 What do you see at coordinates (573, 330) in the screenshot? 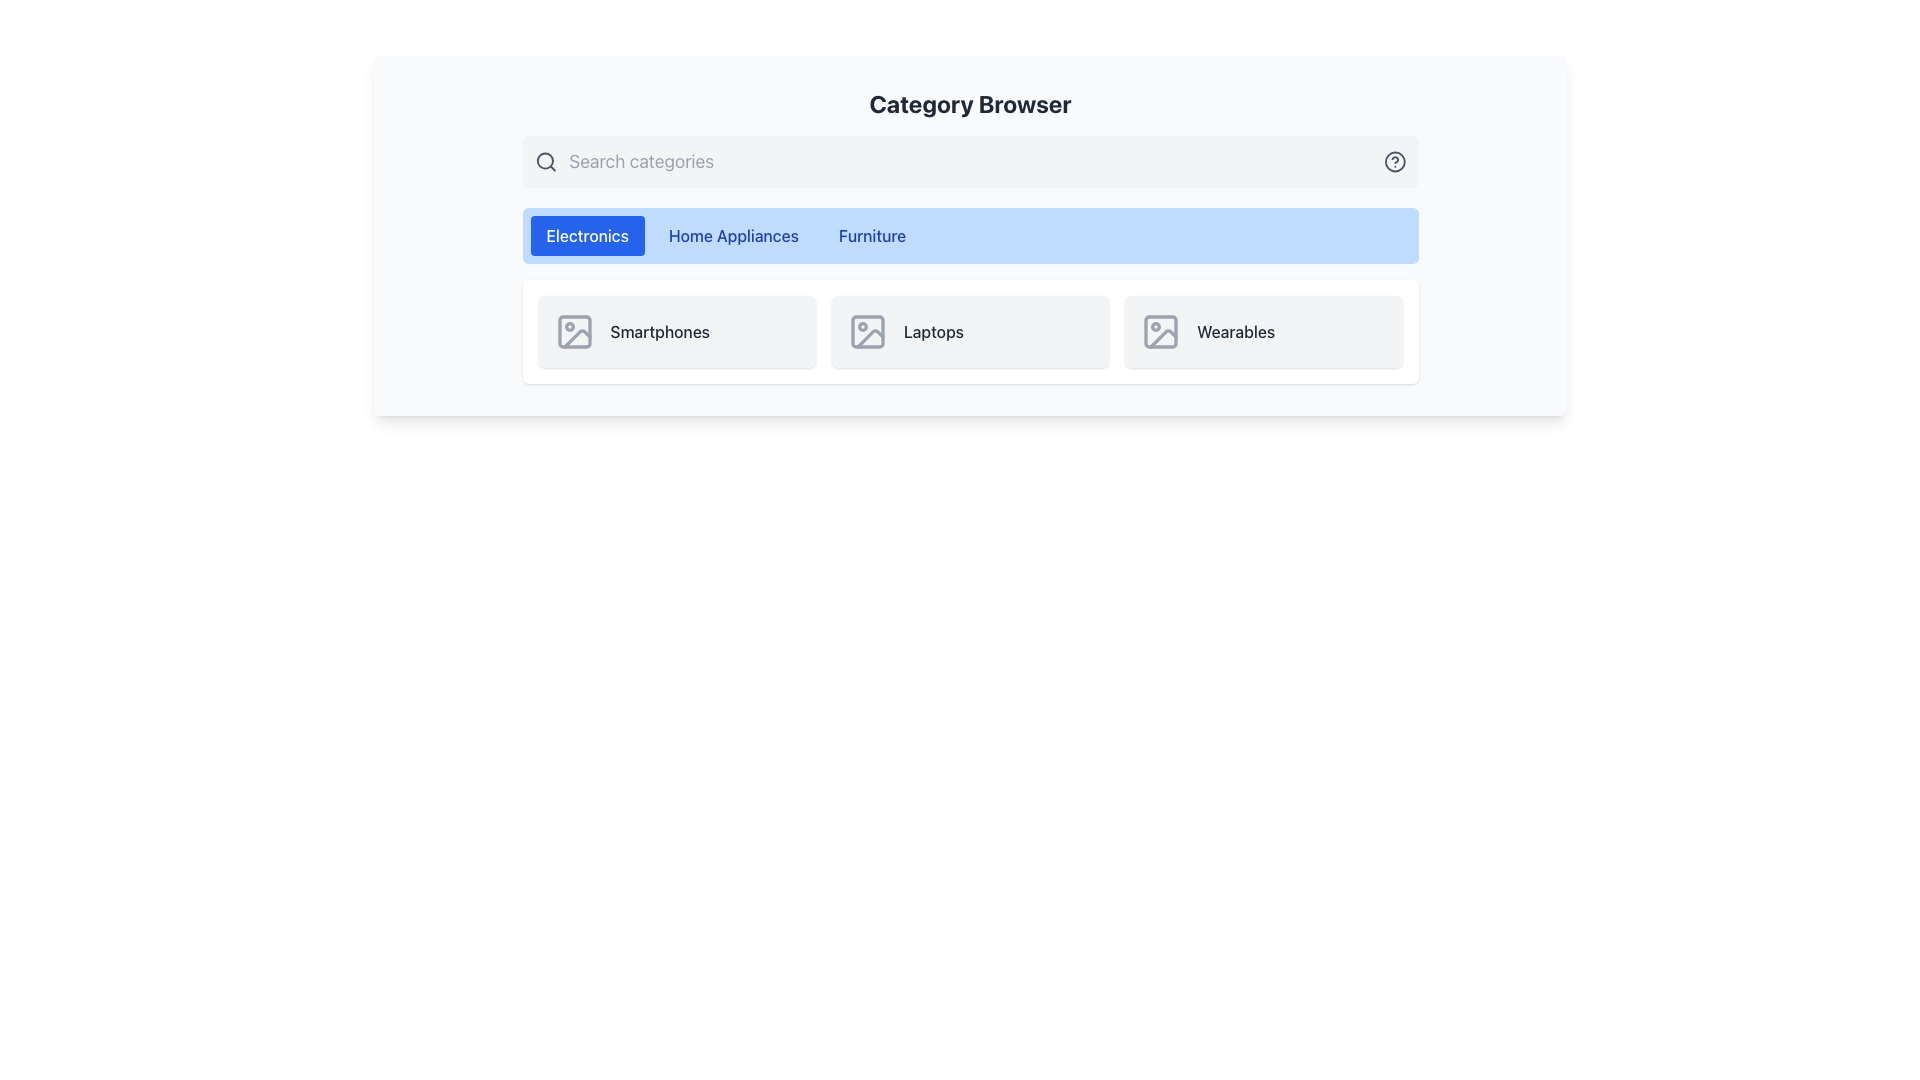
I see `the icon representing the 'Smartphones' category, which resembles a picture frame with a circular dot and diagonal line, located in the leftmost entry of the Category Browser section` at bounding box center [573, 330].